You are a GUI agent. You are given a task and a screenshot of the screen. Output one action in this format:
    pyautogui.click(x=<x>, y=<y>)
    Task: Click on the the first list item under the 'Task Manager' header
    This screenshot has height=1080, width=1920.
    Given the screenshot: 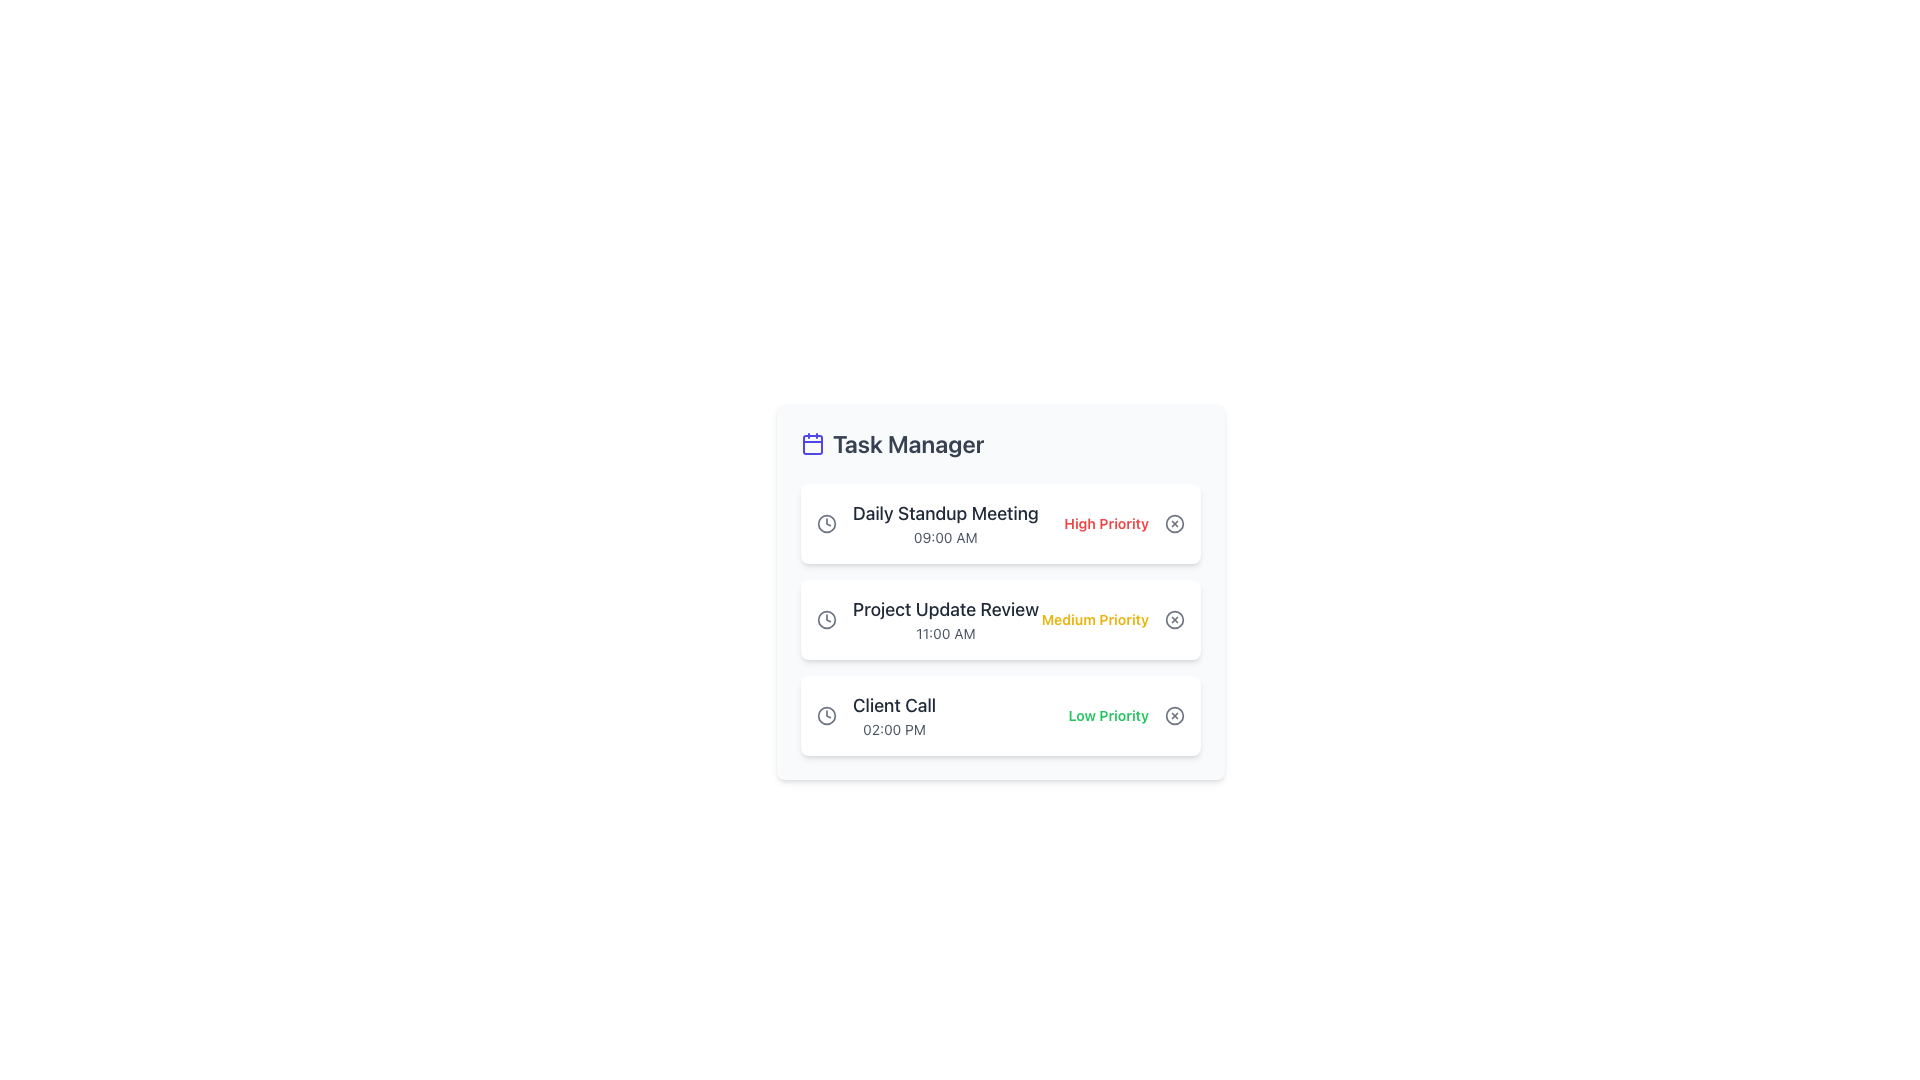 What is the action you would take?
    pyautogui.click(x=926, y=523)
    